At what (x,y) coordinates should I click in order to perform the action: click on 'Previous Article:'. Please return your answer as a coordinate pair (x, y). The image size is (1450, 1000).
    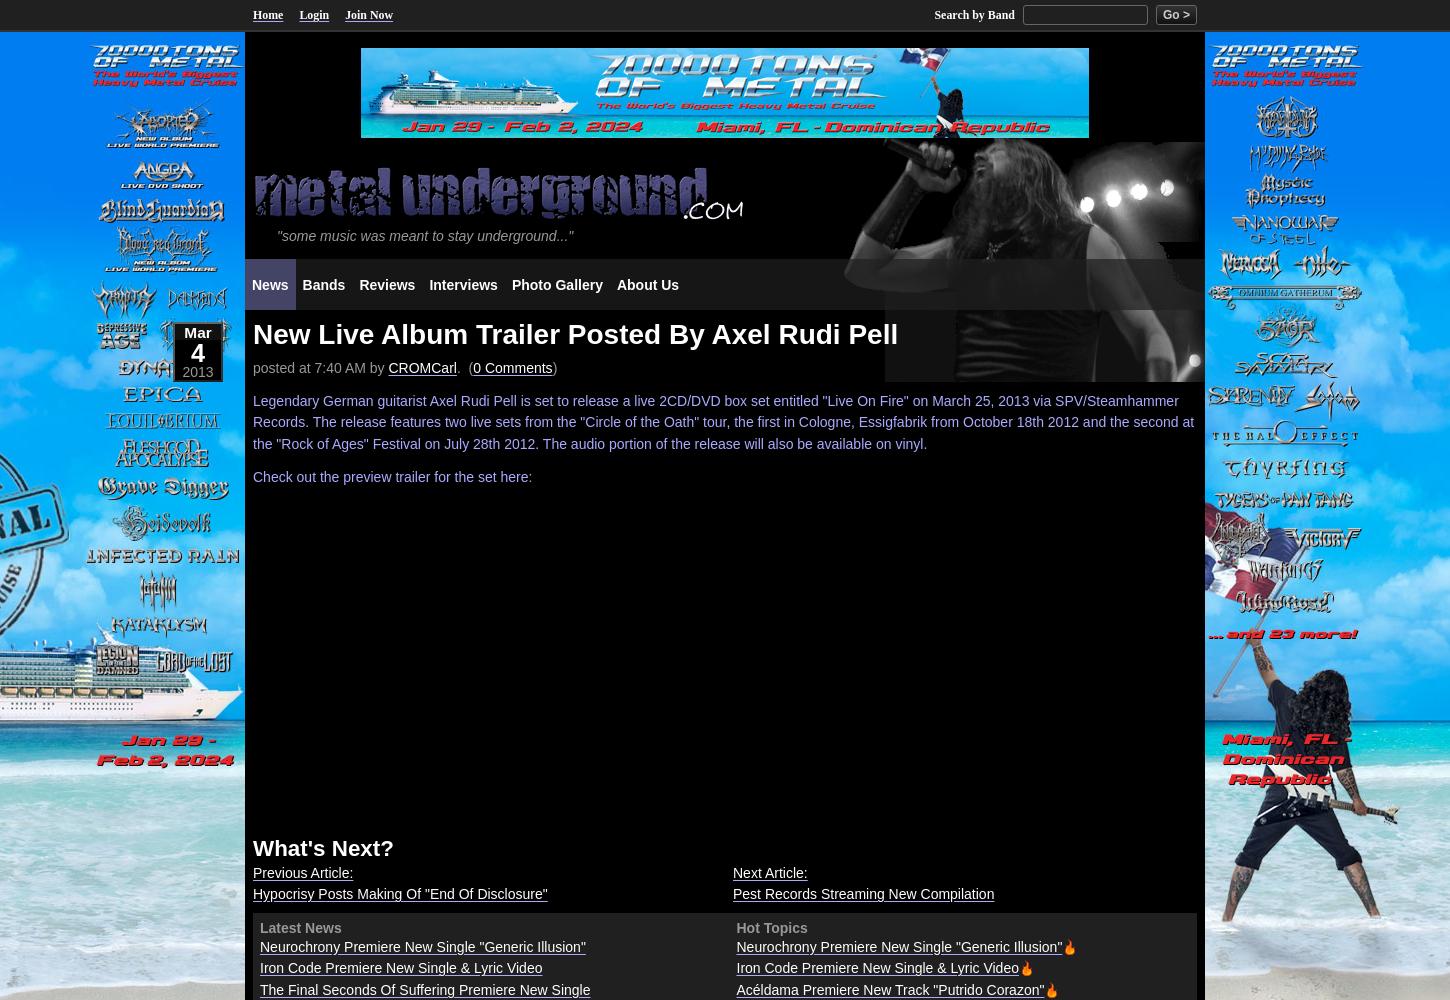
    Looking at the image, I should click on (303, 871).